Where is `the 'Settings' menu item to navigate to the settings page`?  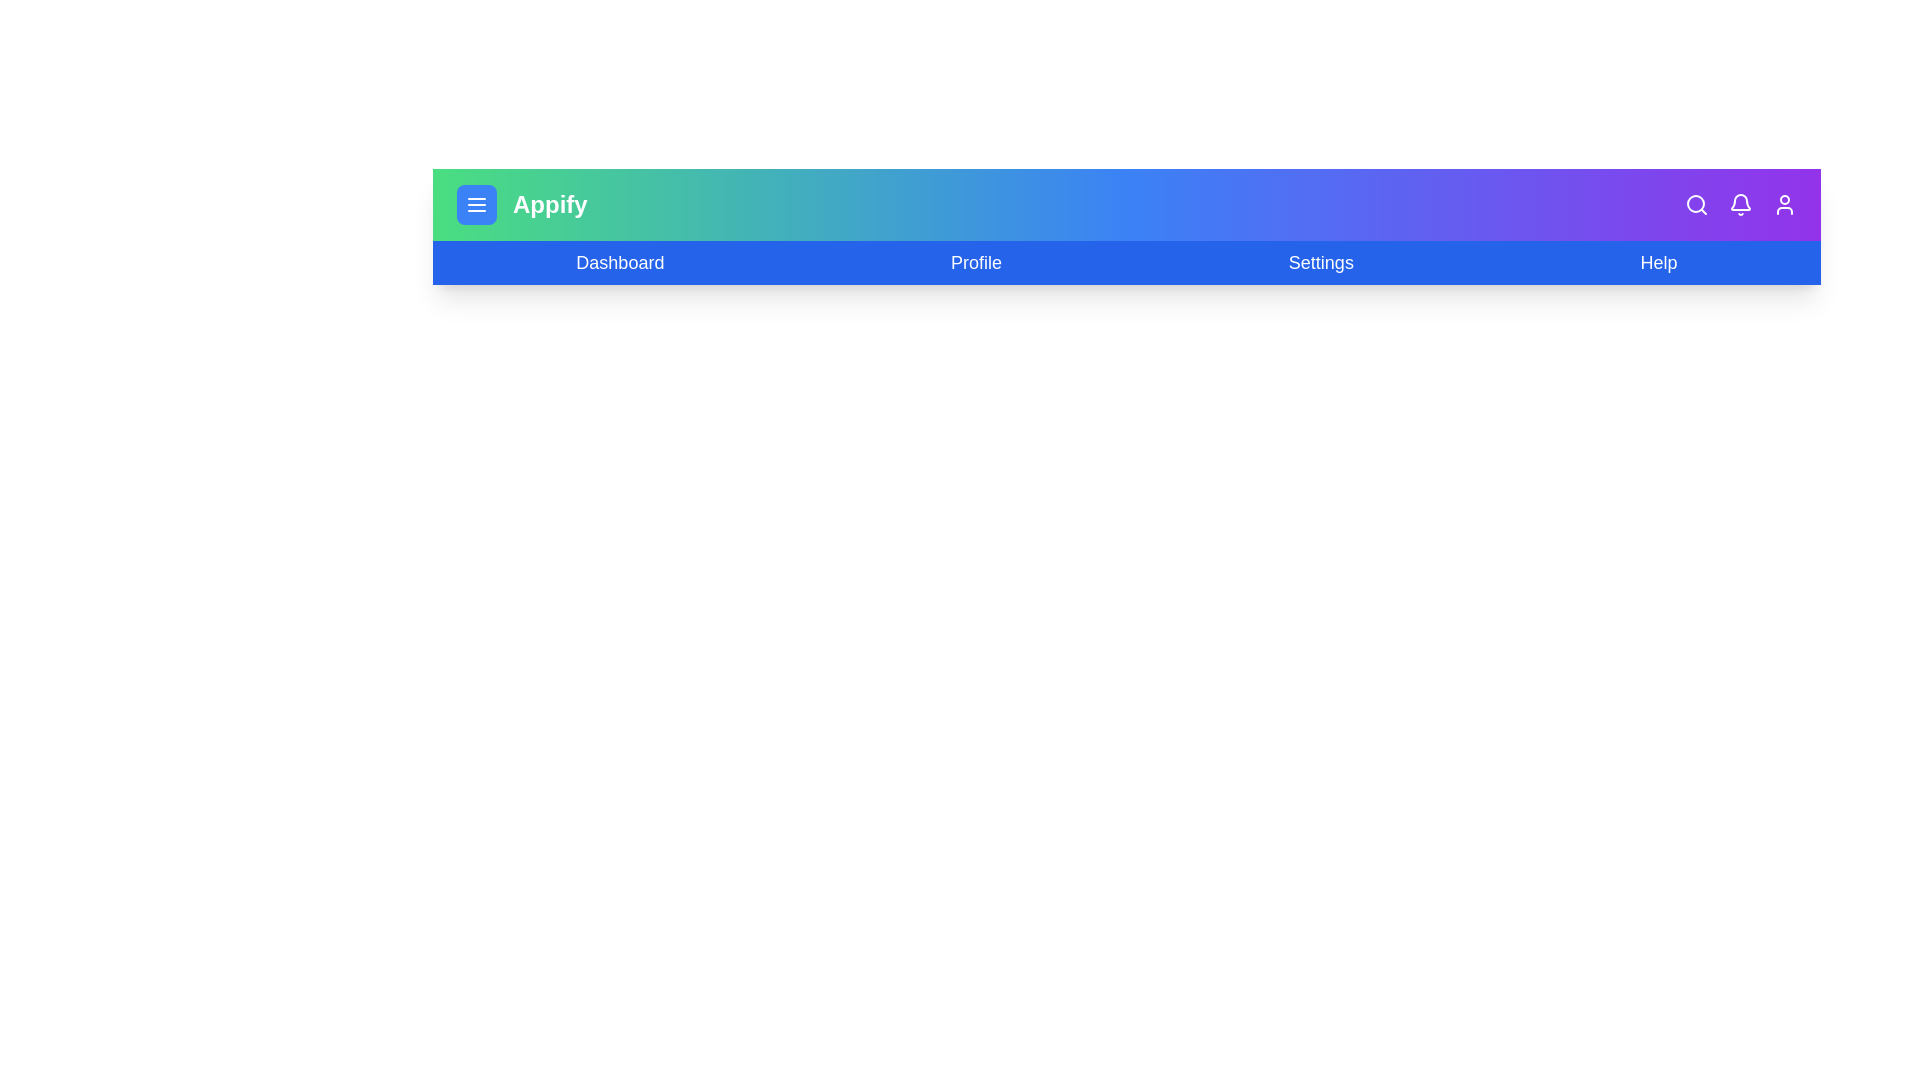 the 'Settings' menu item to navigate to the settings page is located at coordinates (1320, 261).